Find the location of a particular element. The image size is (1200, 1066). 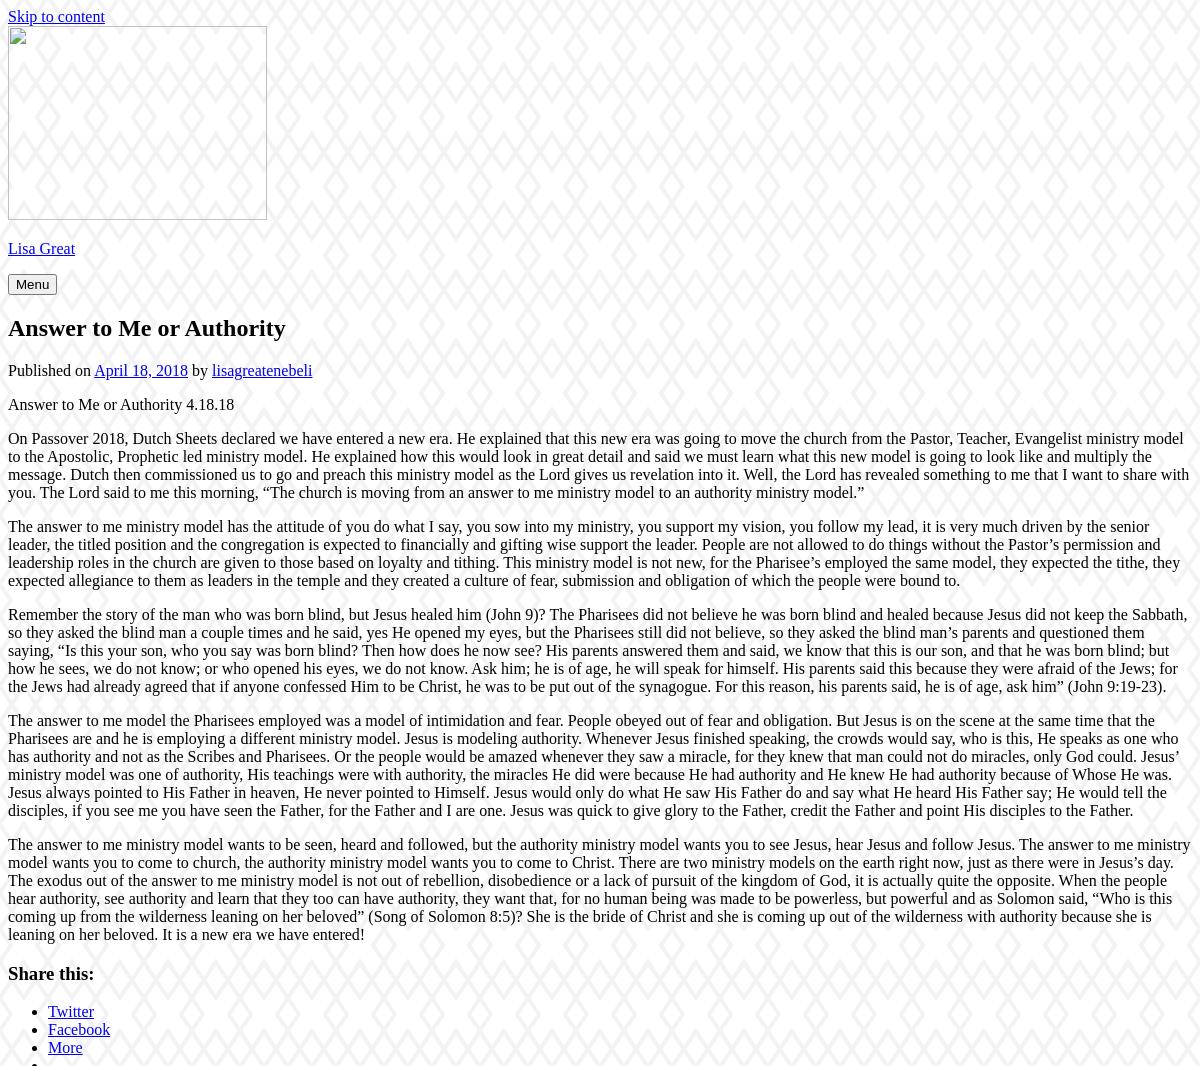

'Twitter' is located at coordinates (70, 1011).